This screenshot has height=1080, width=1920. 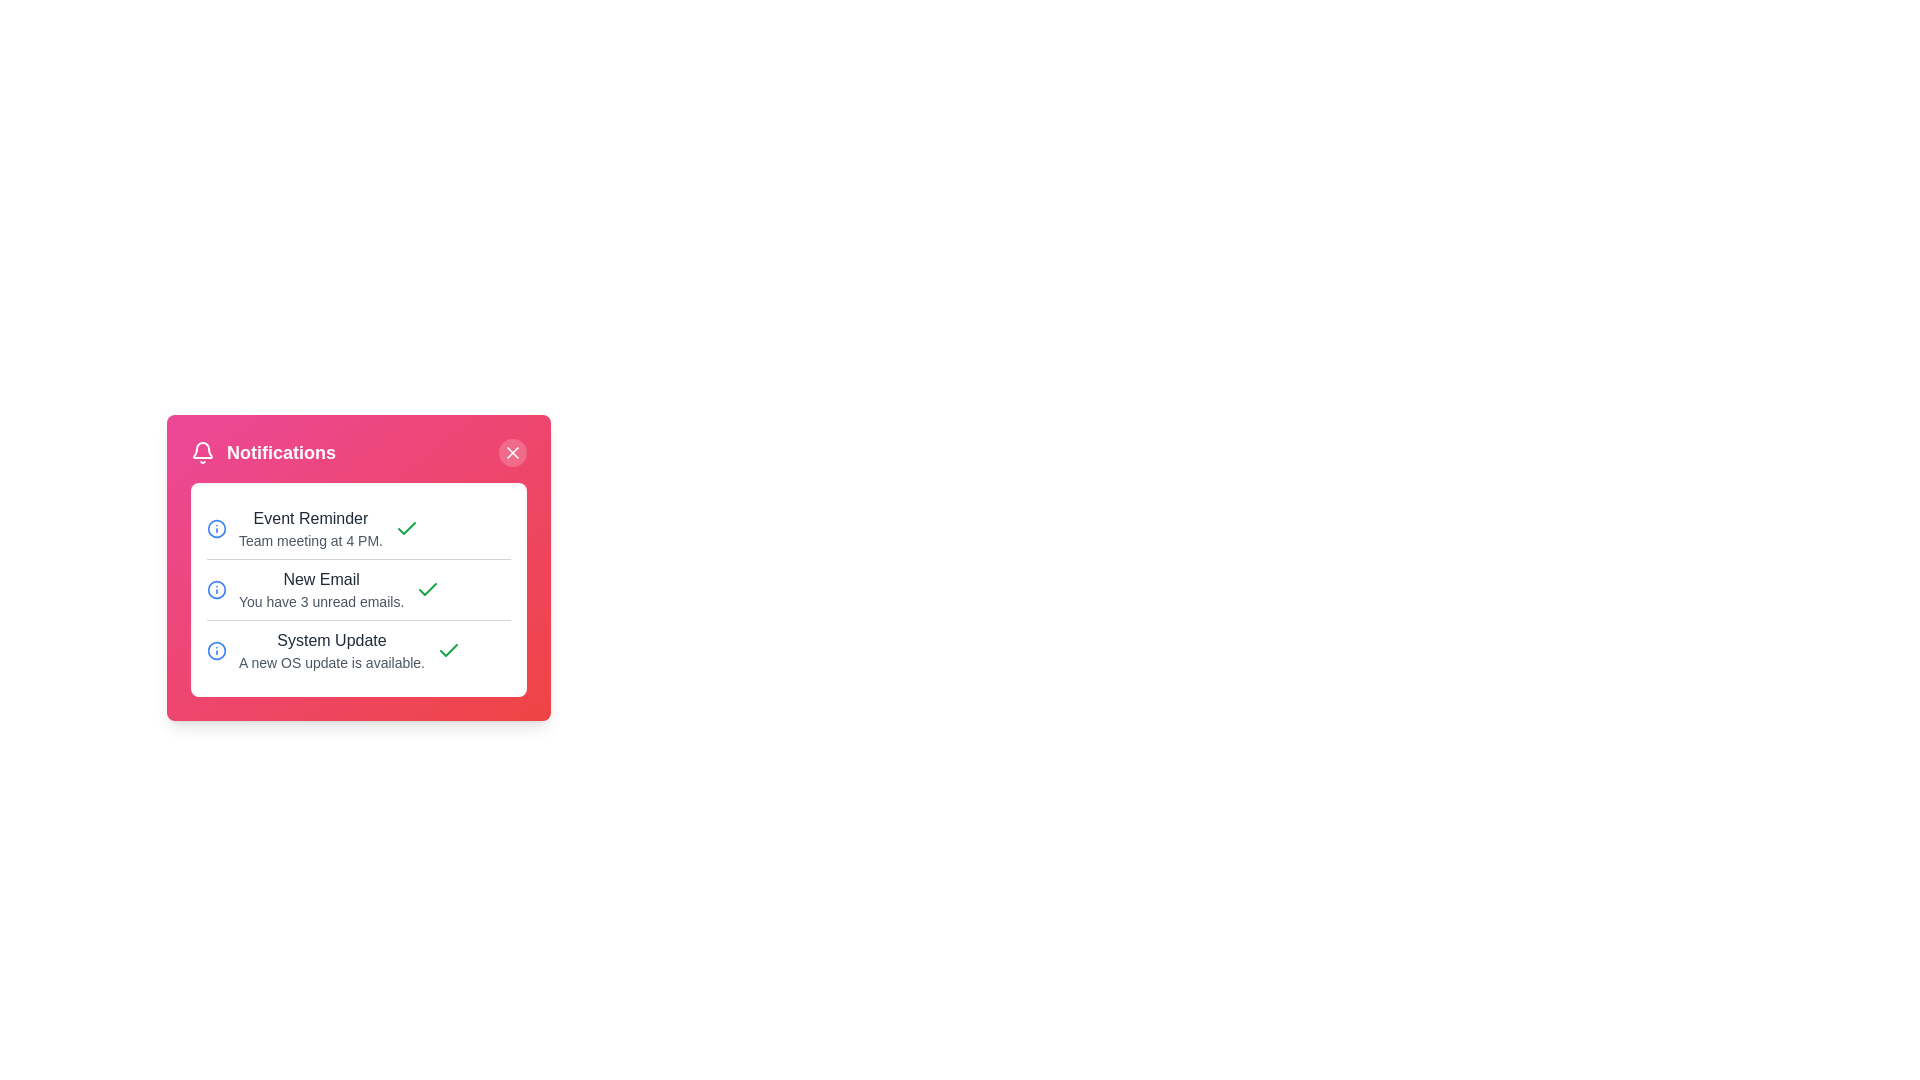 I want to click on the visual indicator icon confirming the 'Event Reminder' notification in the top-most row of the notifications interface, aligned to the right of the 'Event Reminder' text, so click(x=406, y=527).